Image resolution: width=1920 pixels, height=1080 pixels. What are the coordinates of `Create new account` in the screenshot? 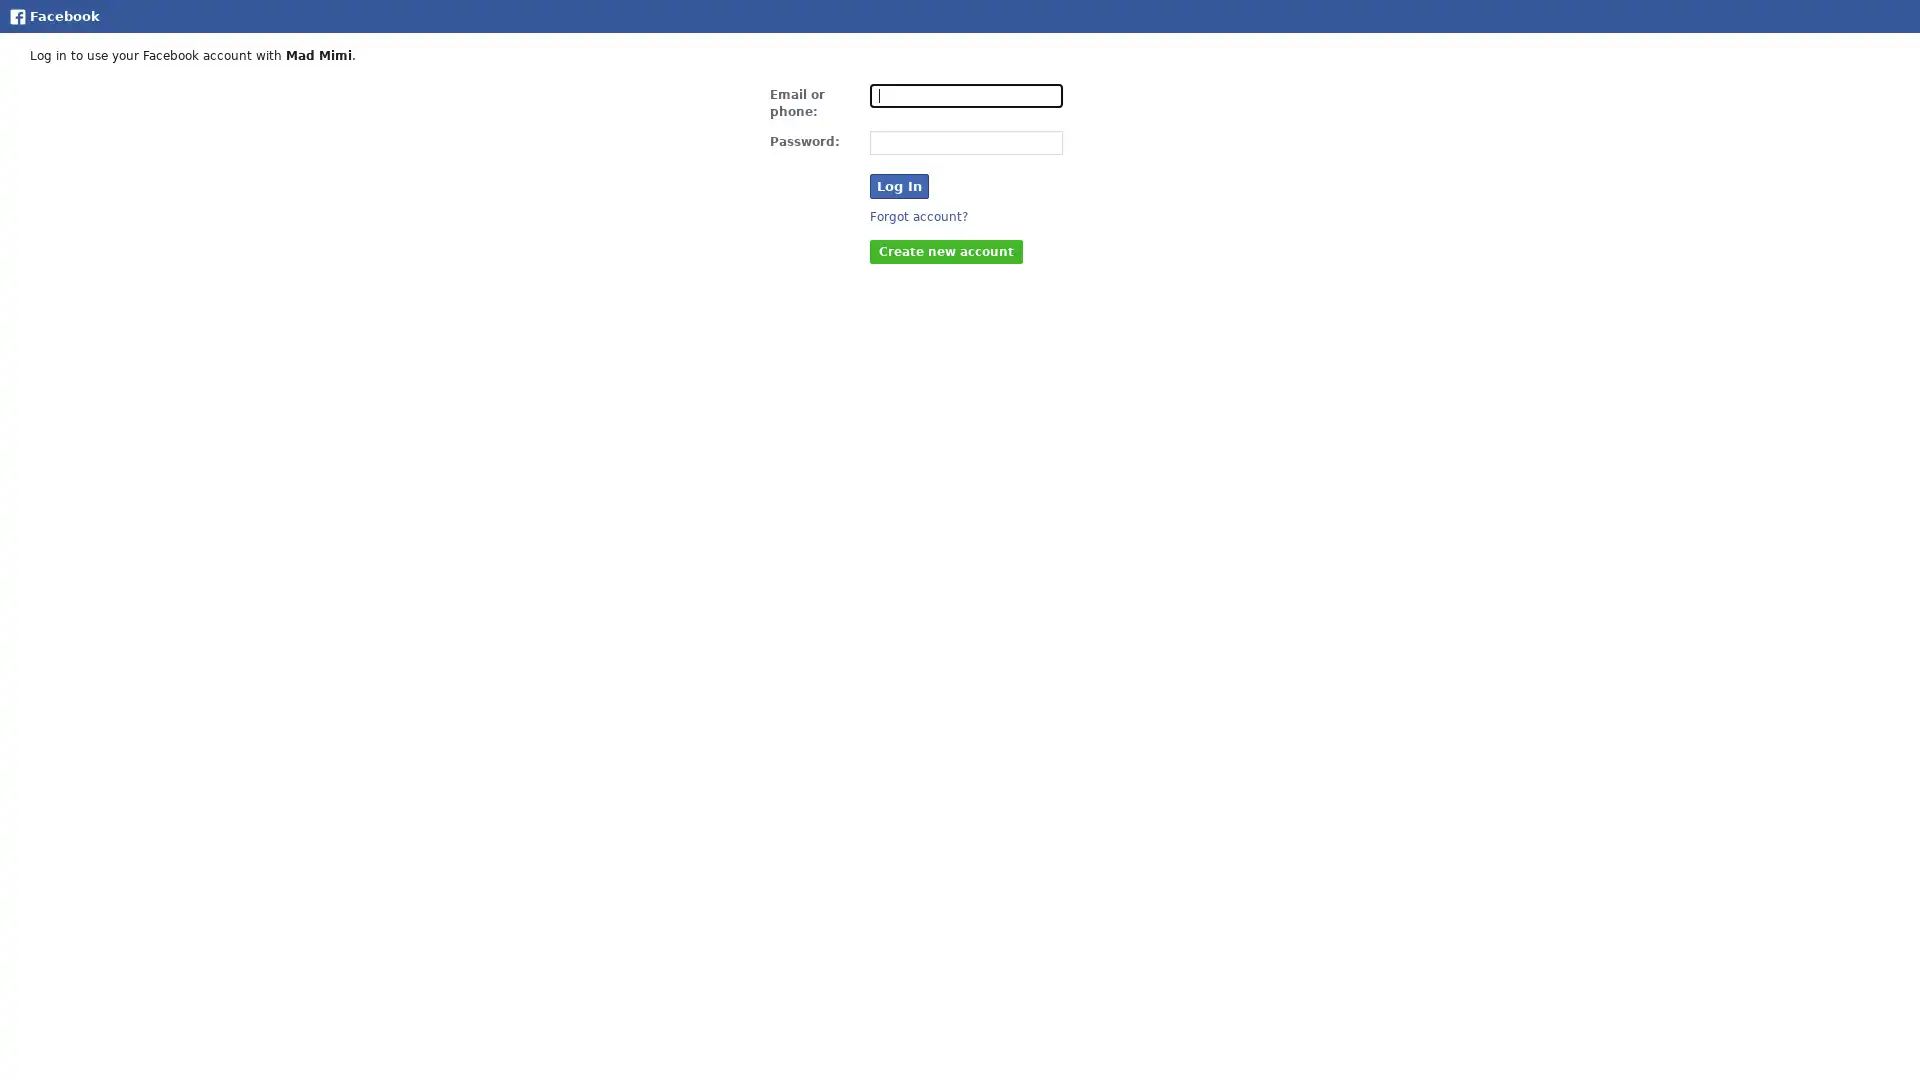 It's located at (945, 249).